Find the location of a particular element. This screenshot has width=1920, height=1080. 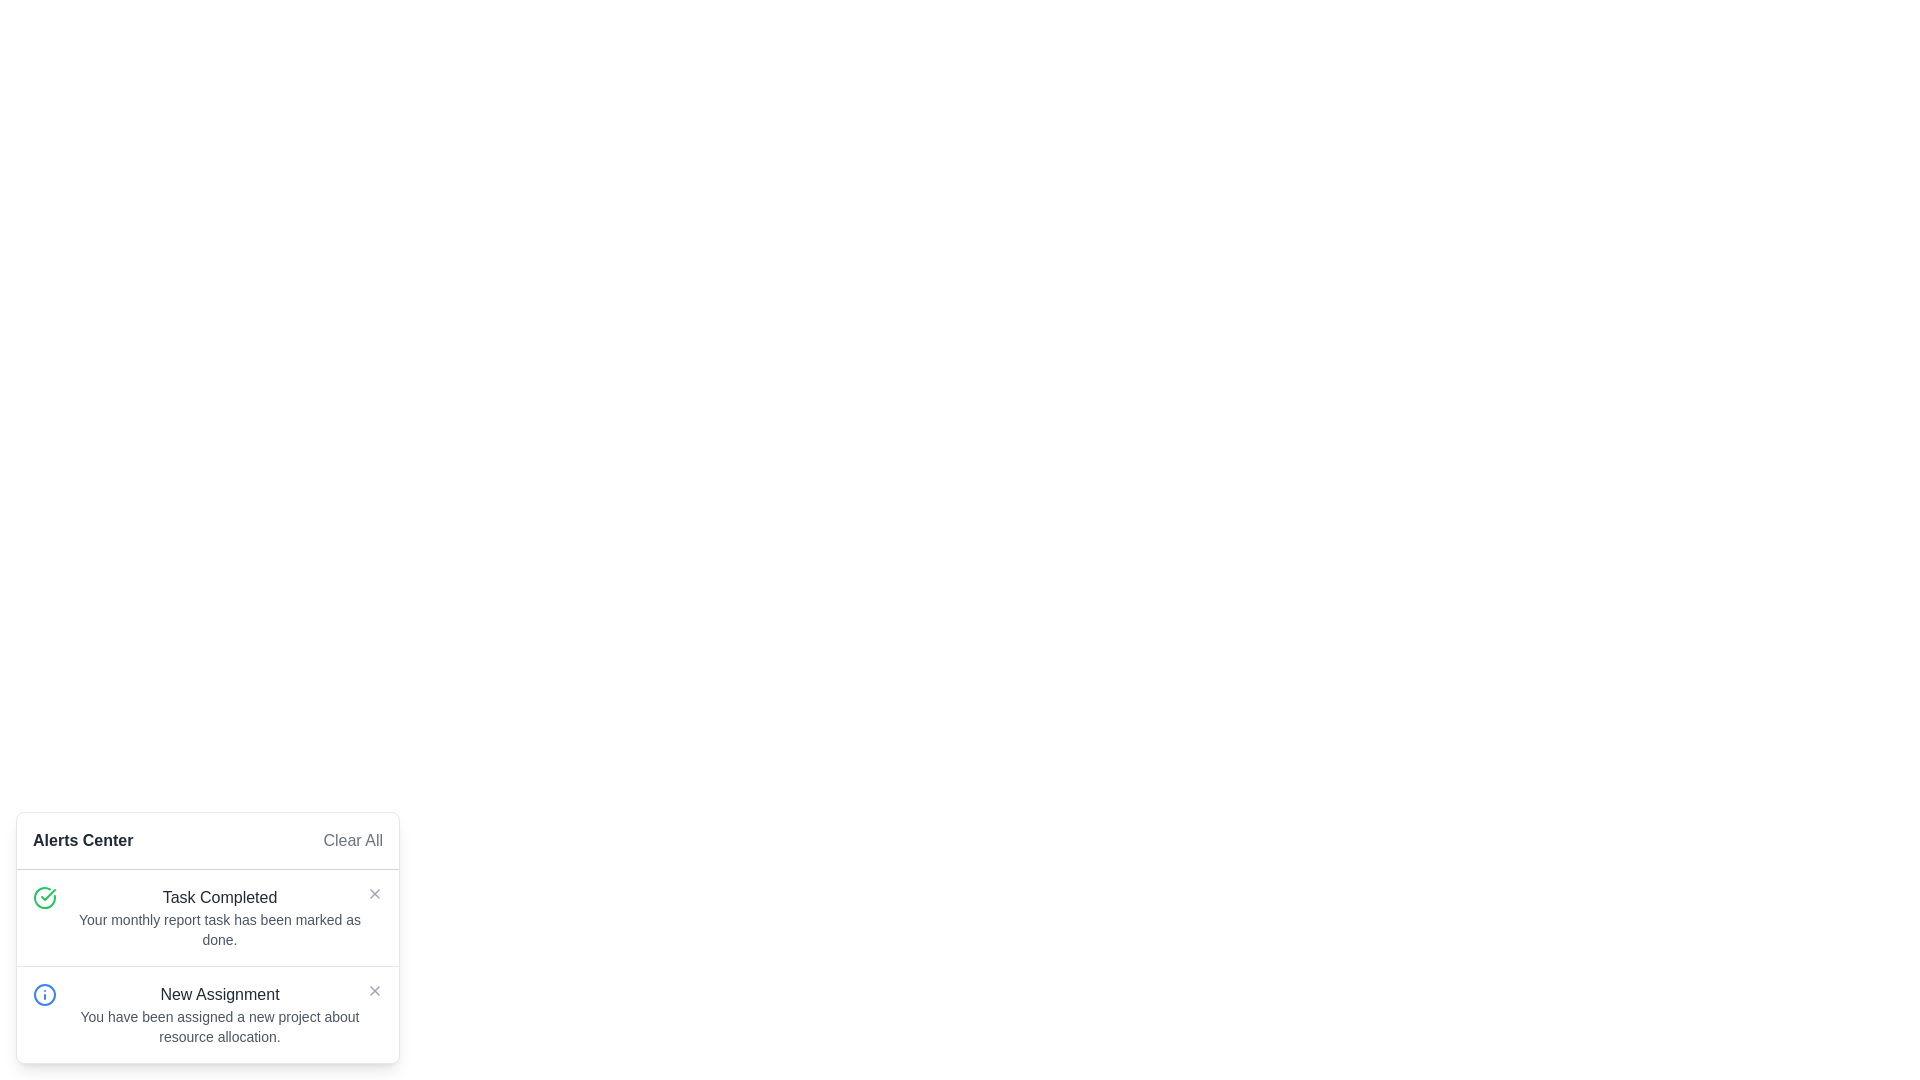

the text label that reads 'Task Completed', which is styled in a medium font weight and dark gray color, located at the top of the notification card in the 'Alerts Center' panel is located at coordinates (220, 897).